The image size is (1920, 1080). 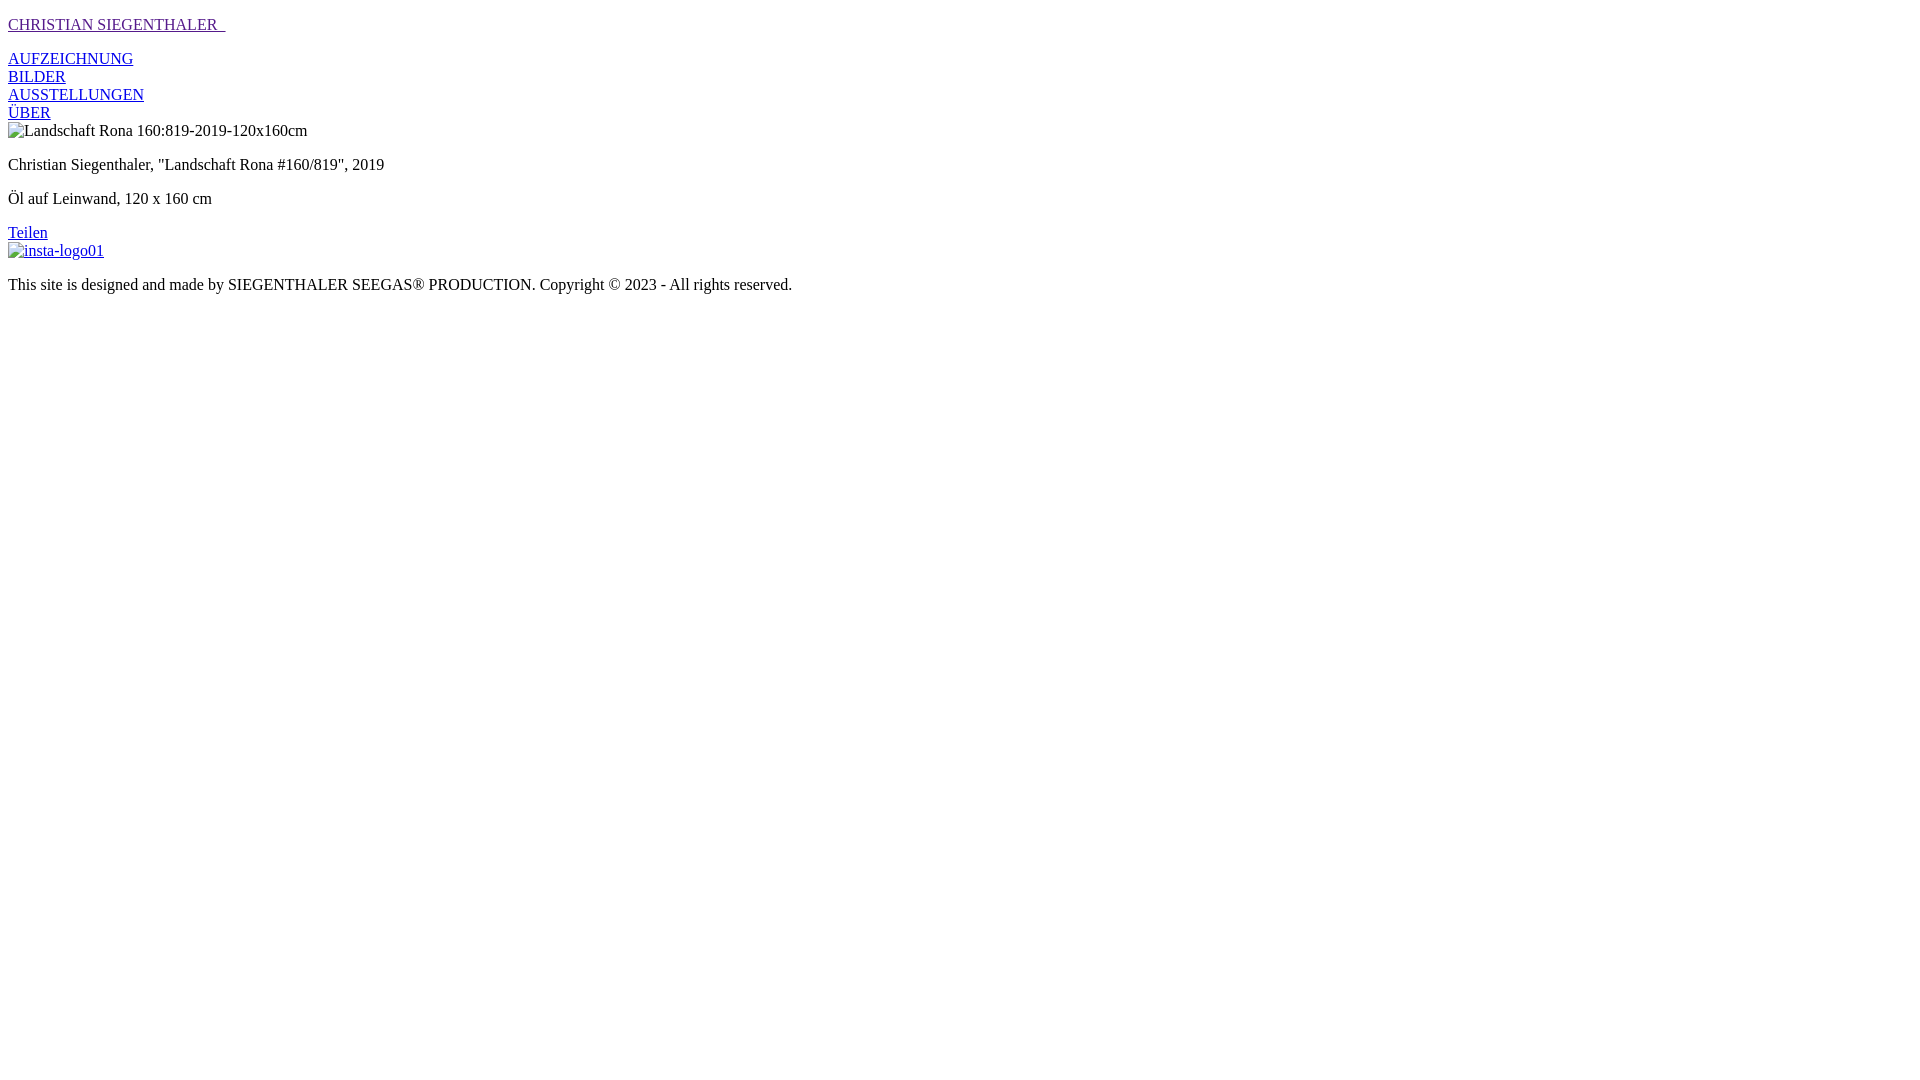 I want to click on 'insta-logo01', so click(x=8, y=249).